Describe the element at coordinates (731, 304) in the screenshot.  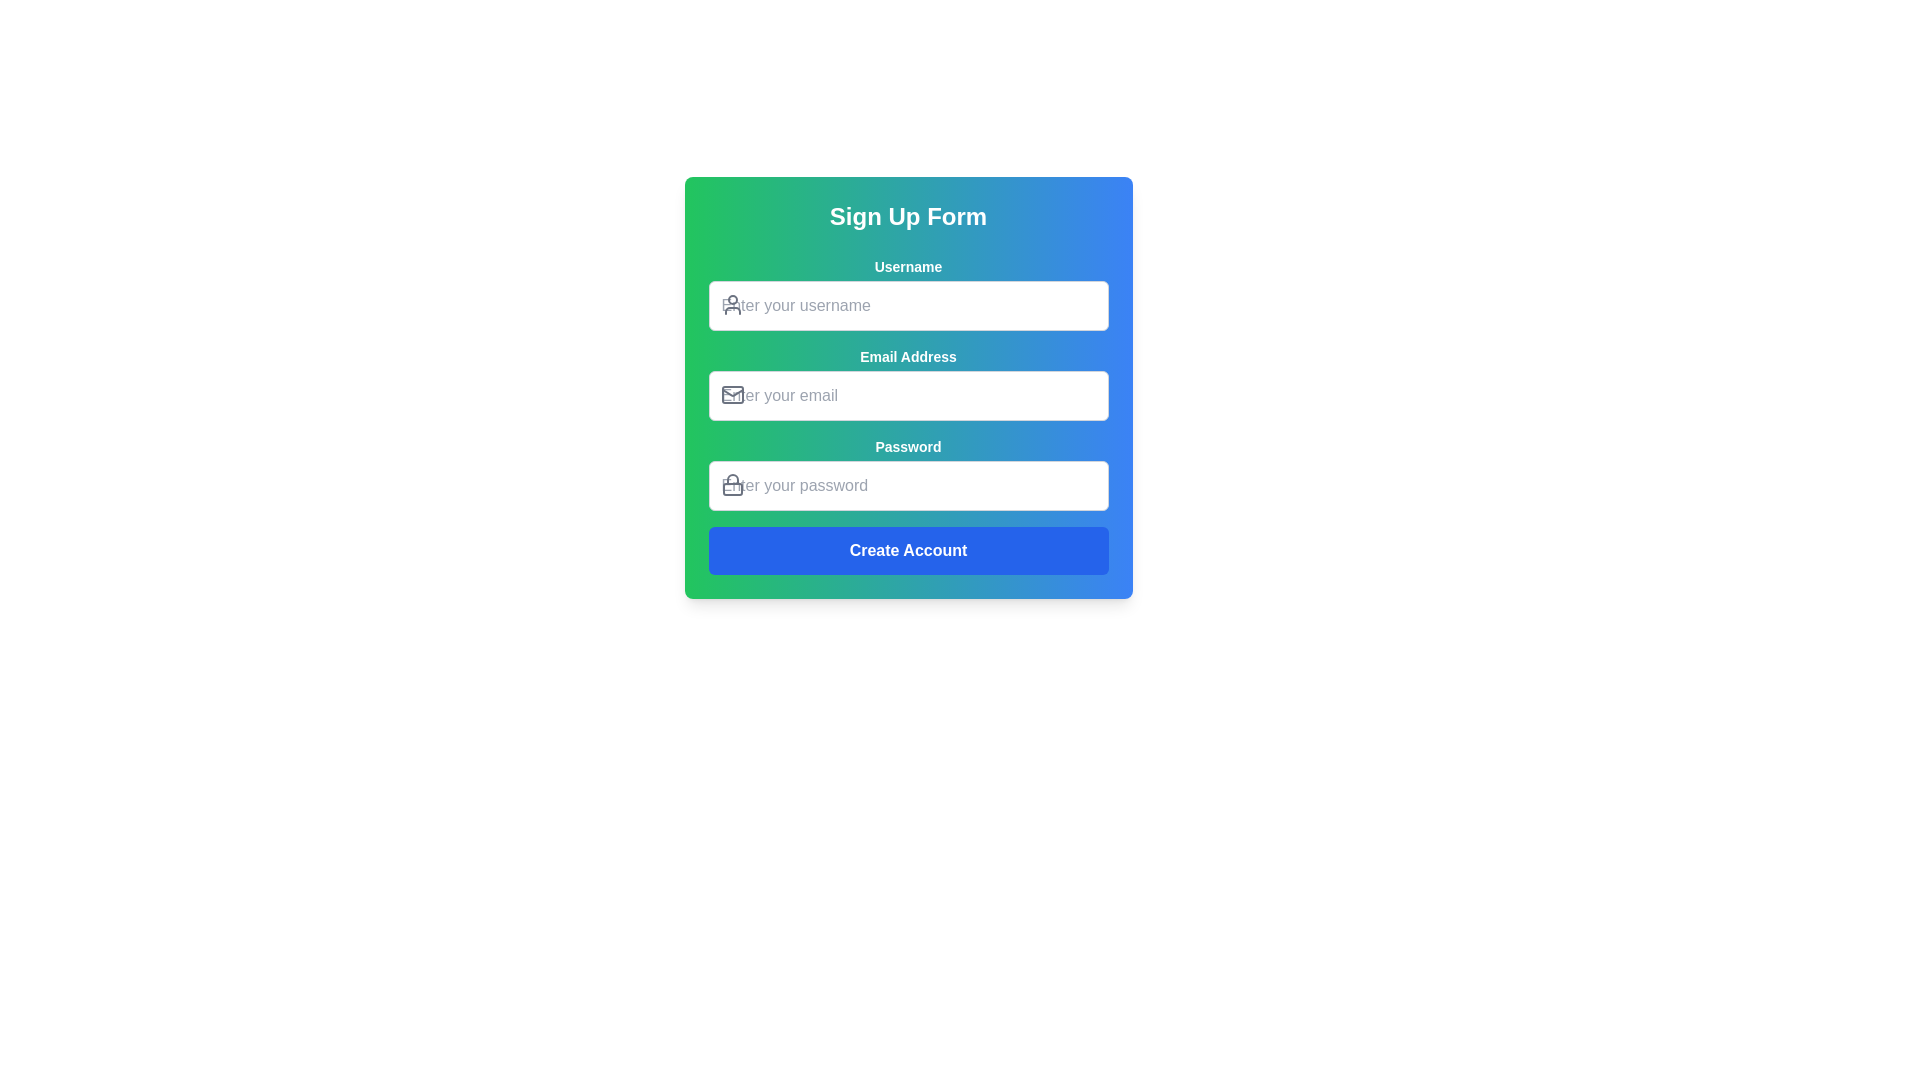
I see `the decorative icon positioned to the left of the 'Username' input field, which serves as a visual cue for the text field` at that location.